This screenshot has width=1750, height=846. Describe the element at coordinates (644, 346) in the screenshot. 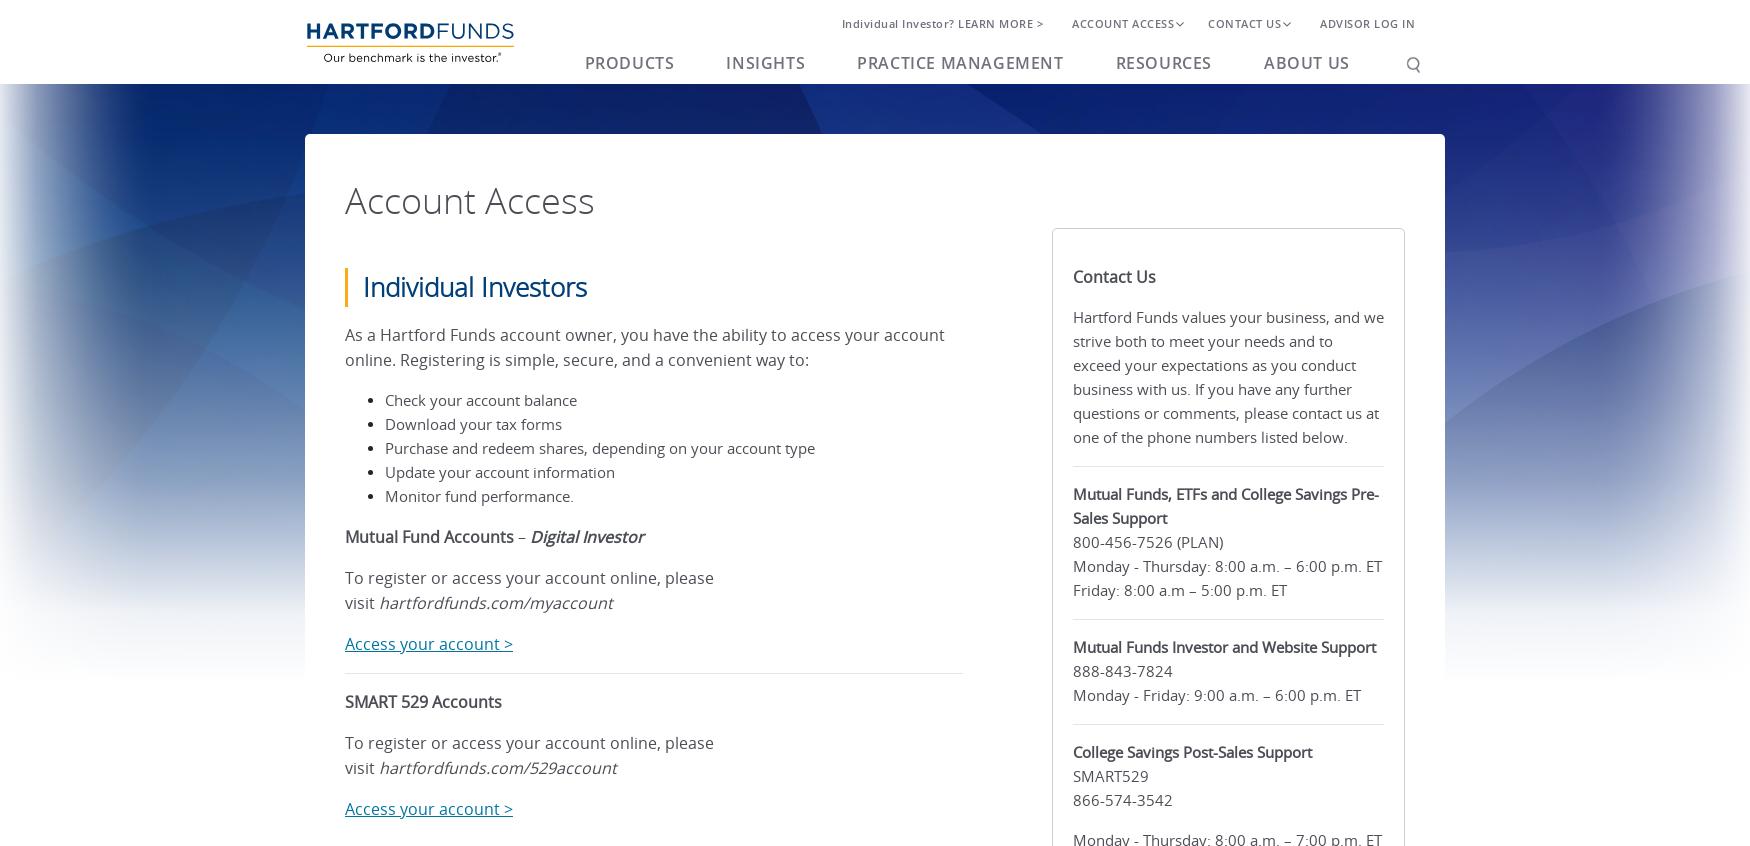

I see `'As a Hartford Funds account owner, you have the ability to access your account online. Registering is simple, secure, and a convenient way to:'` at that location.